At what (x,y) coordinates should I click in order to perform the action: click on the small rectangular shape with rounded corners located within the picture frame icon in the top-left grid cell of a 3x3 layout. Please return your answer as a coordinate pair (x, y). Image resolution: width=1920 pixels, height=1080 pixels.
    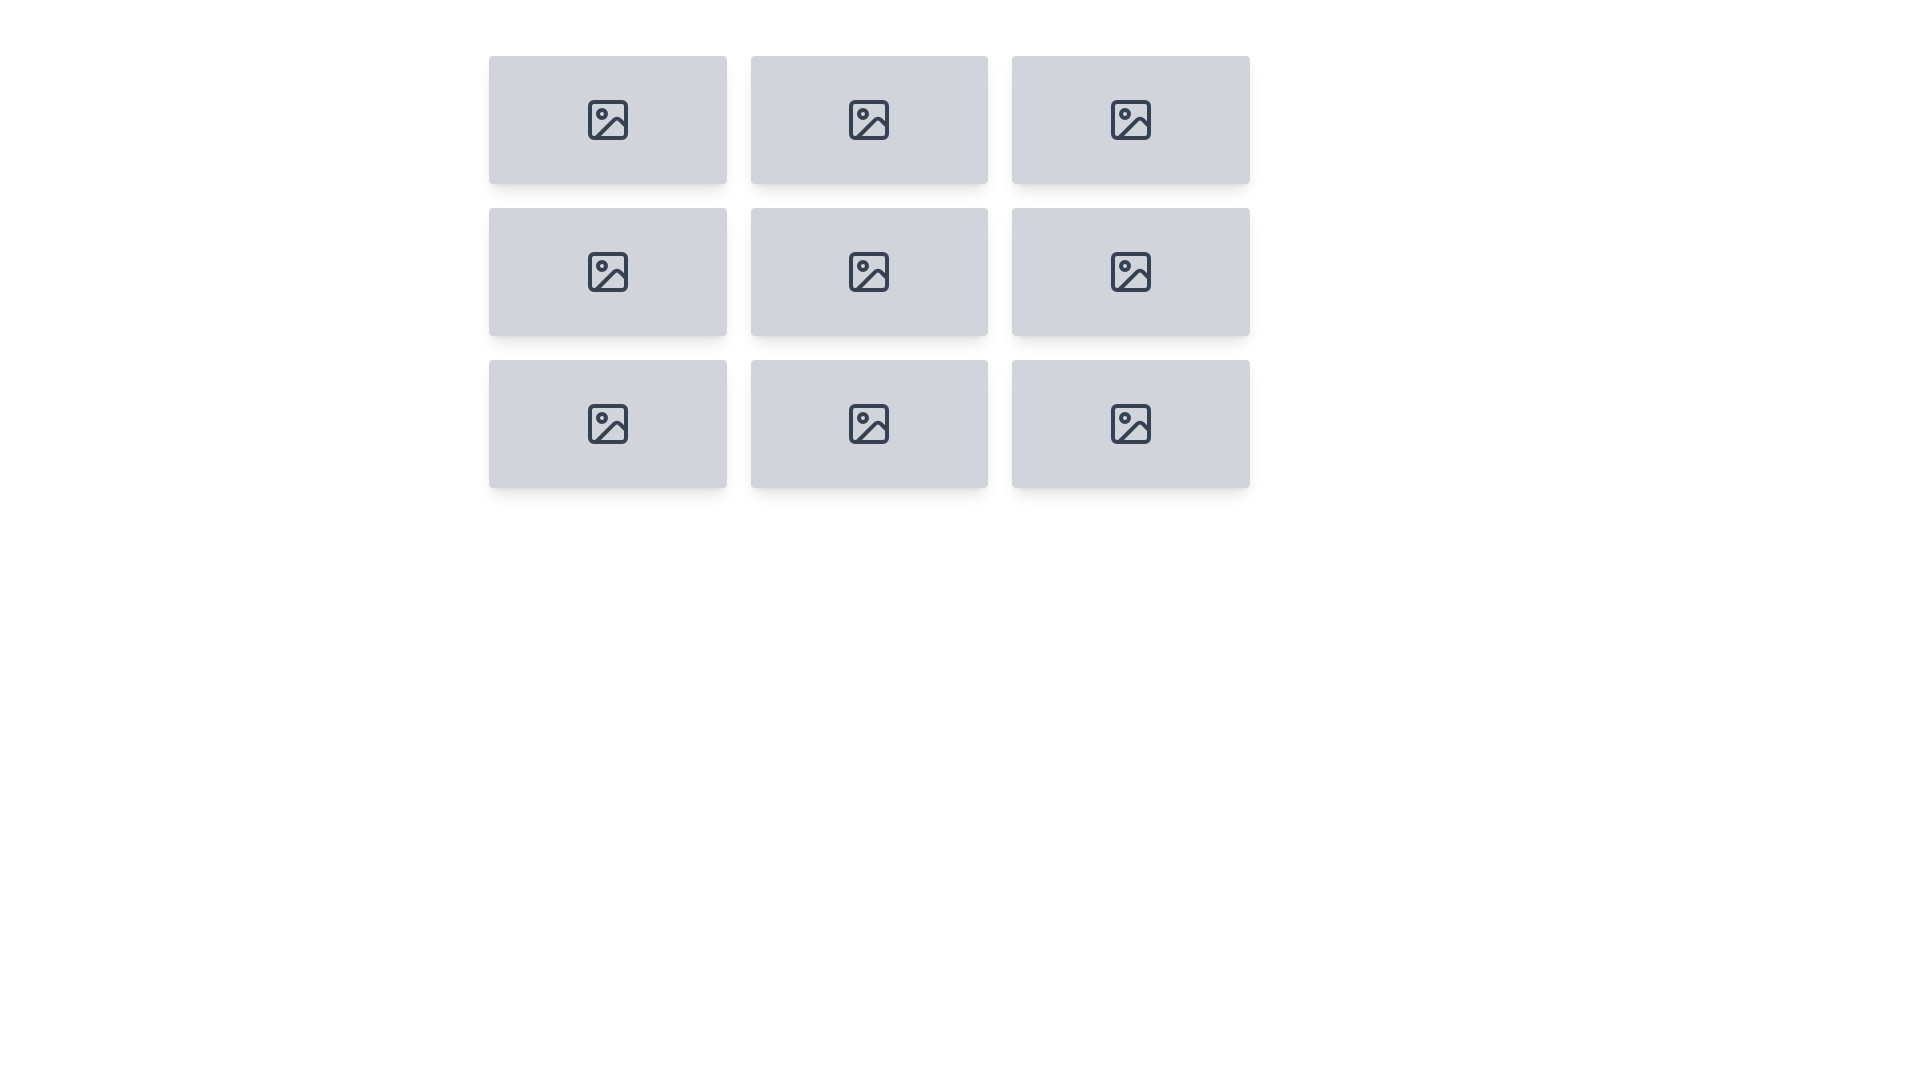
    Looking at the image, I should click on (606, 119).